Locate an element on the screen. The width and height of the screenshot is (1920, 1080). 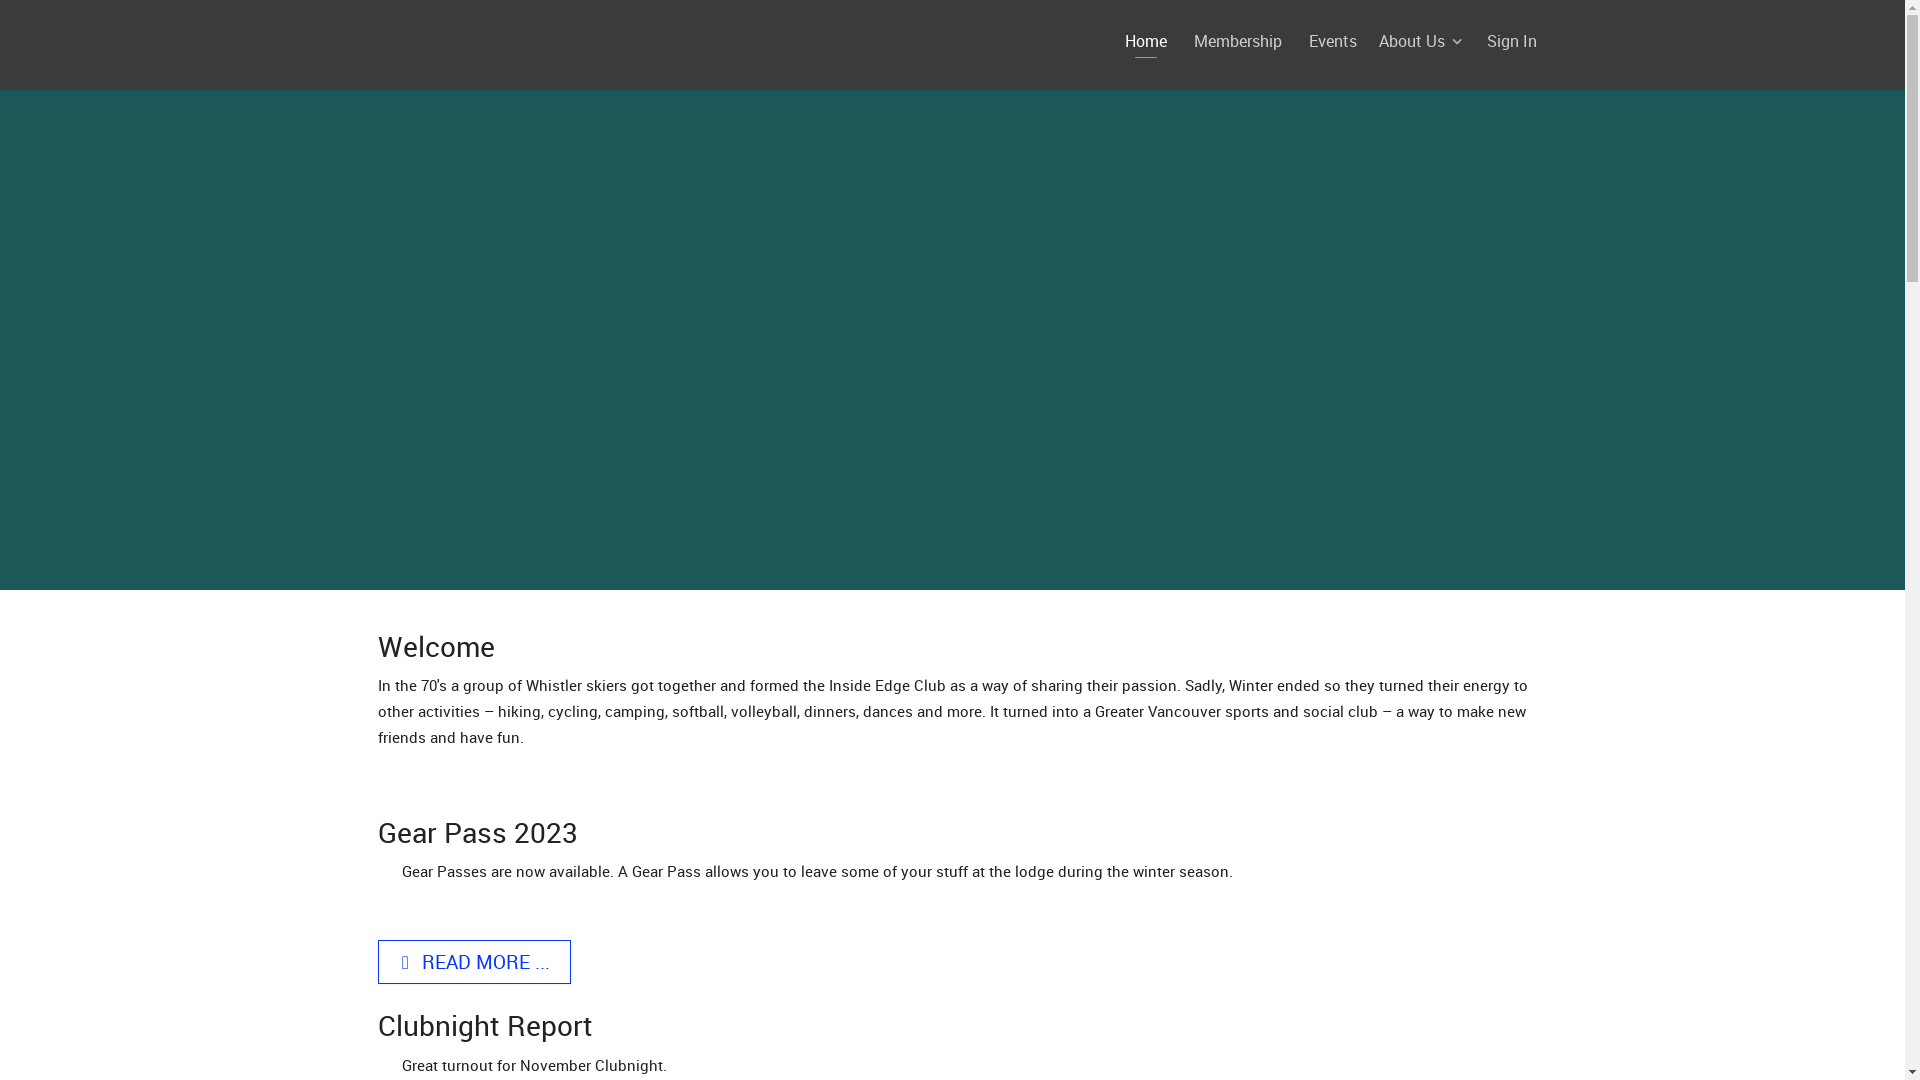
'Home' is located at coordinates (1145, 41).